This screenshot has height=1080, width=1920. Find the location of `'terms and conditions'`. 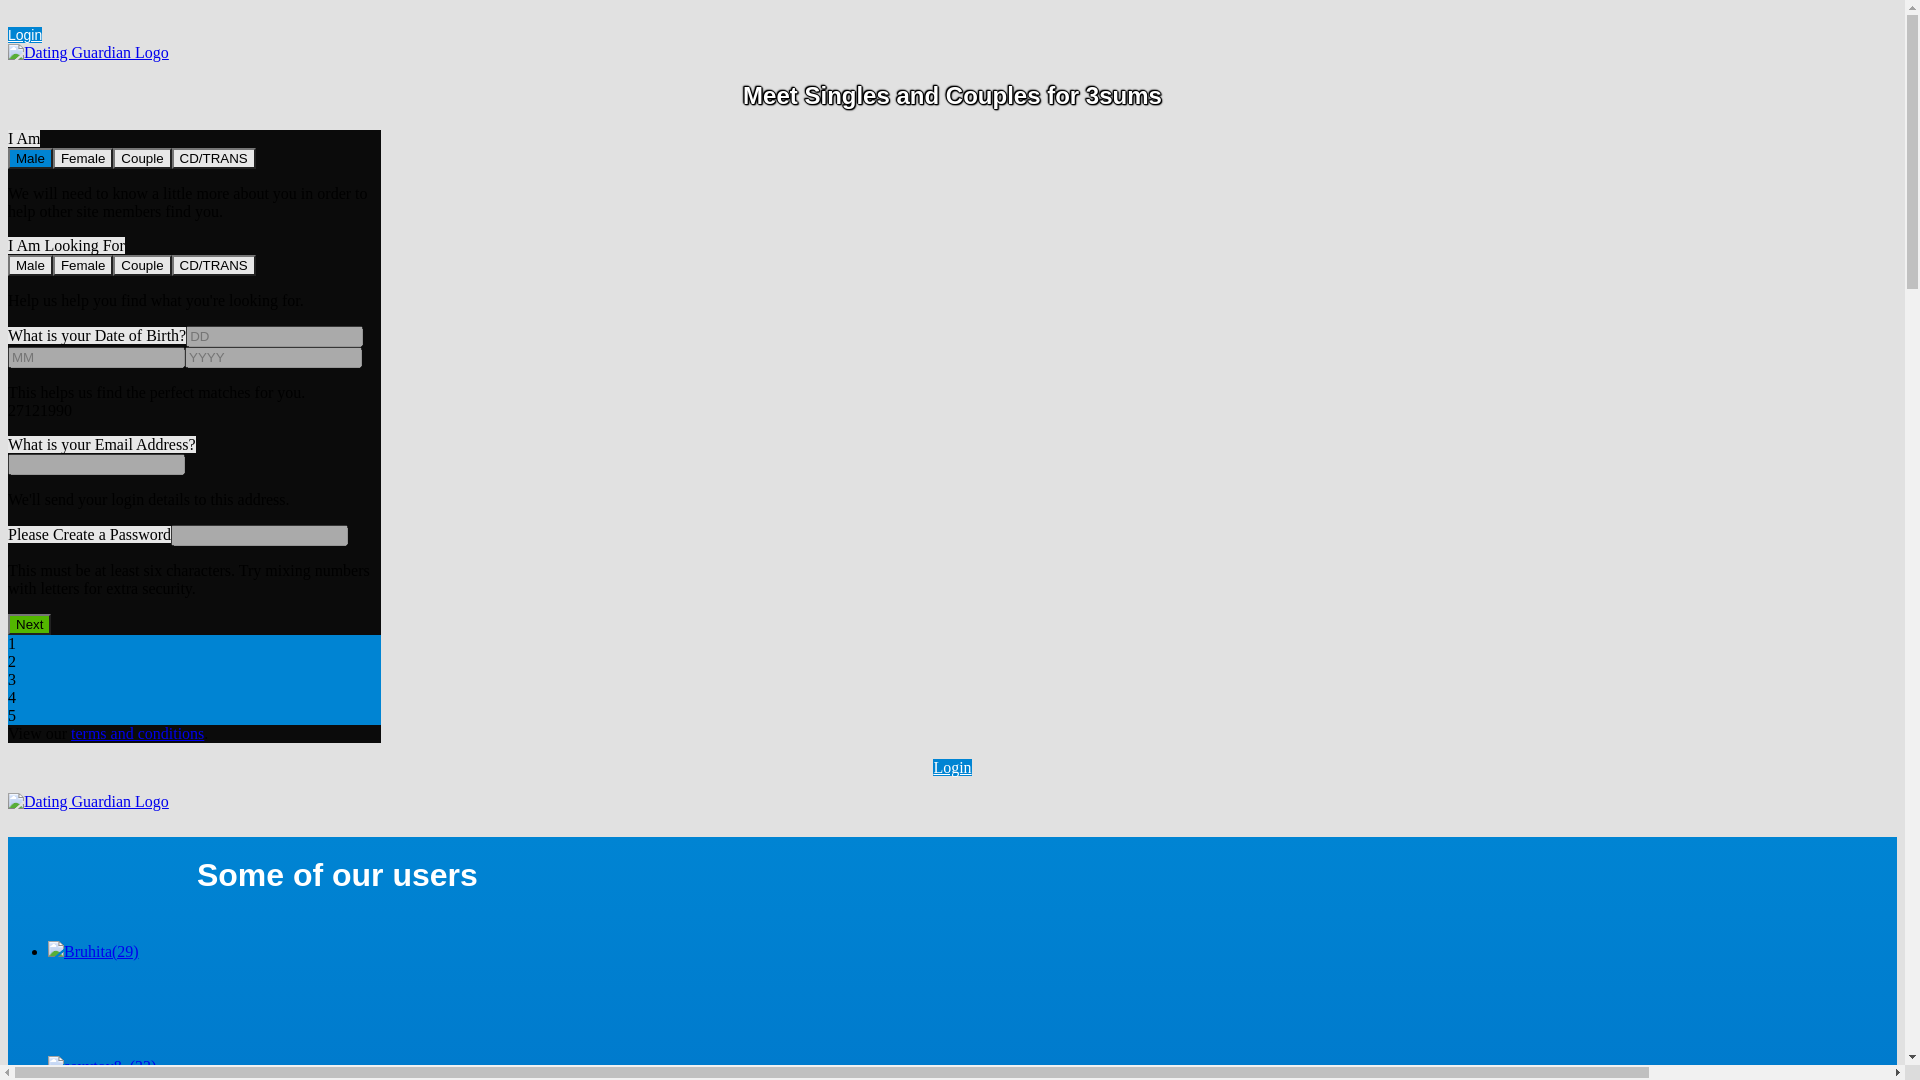

'terms and conditions' is located at coordinates (136, 733).